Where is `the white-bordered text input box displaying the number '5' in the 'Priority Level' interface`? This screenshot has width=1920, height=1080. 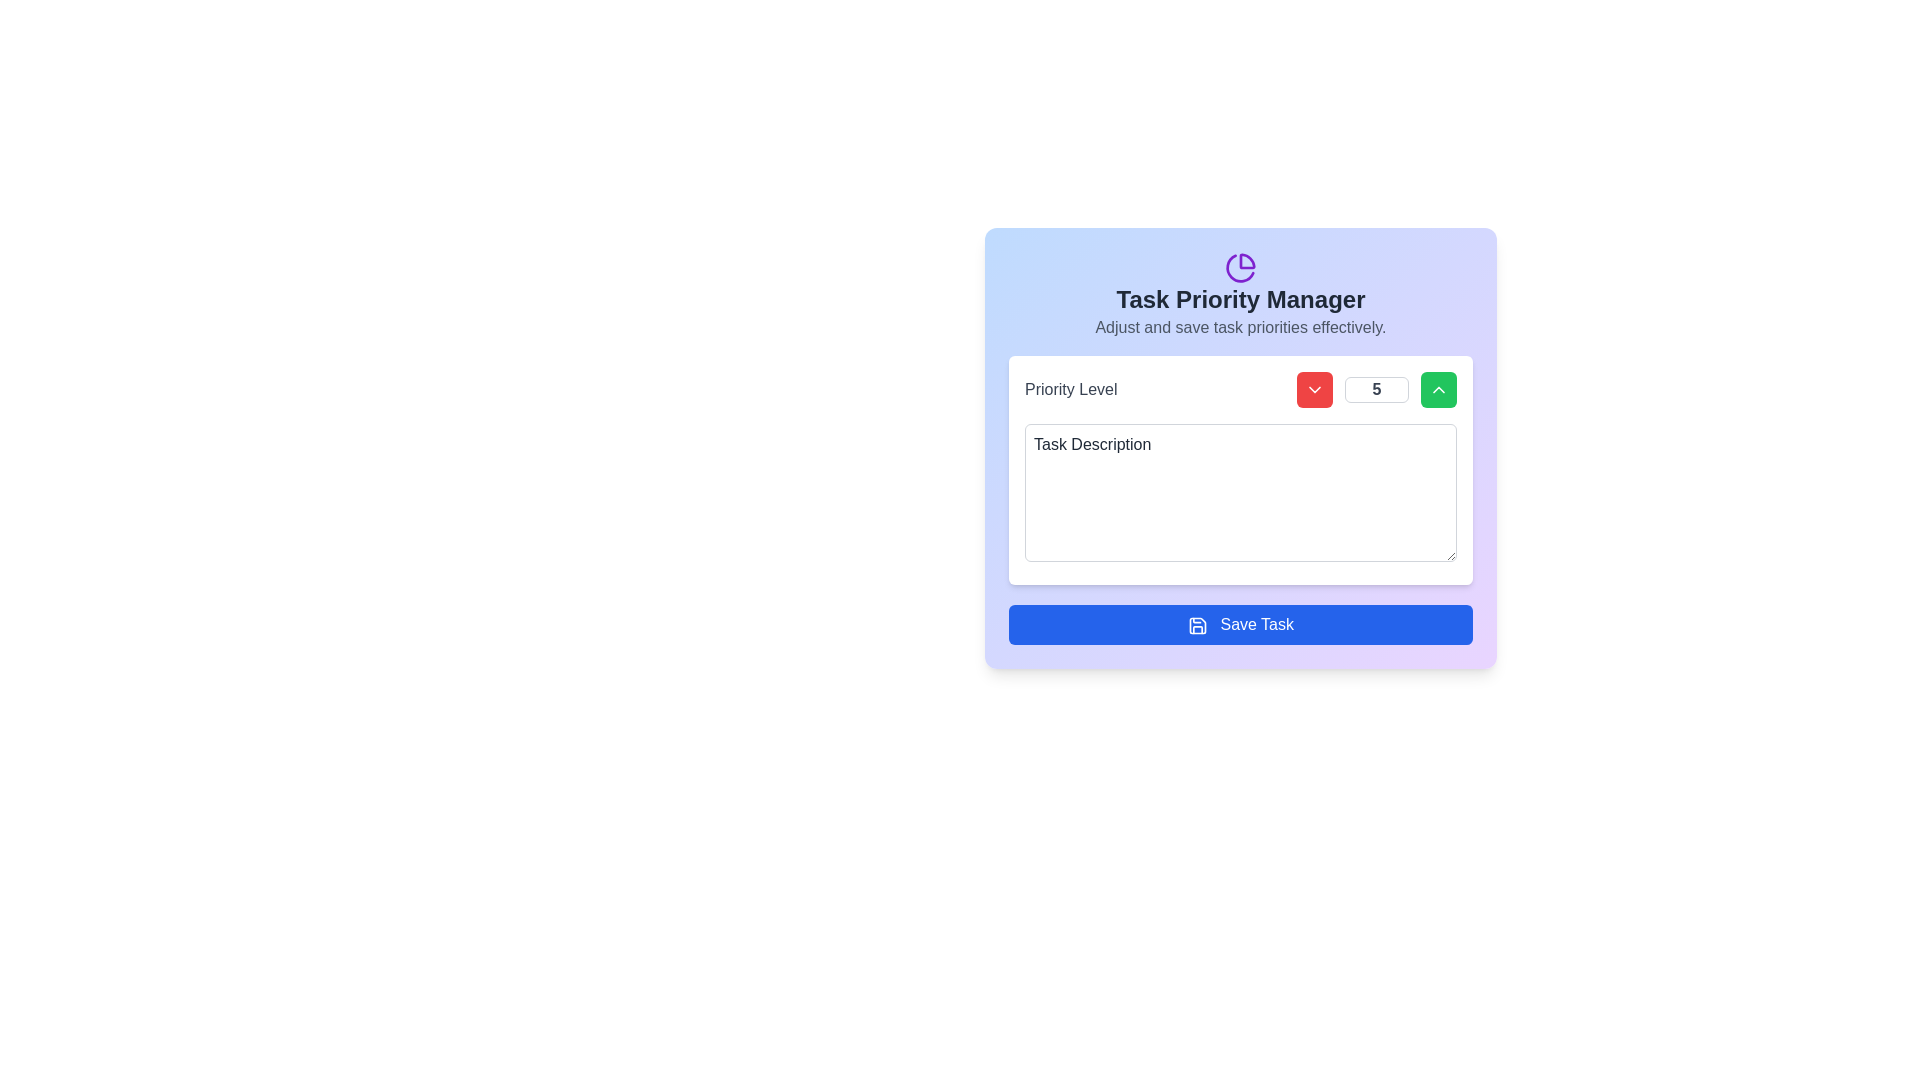
the white-bordered text input box displaying the number '5' in the 'Priority Level' interface is located at coordinates (1376, 389).